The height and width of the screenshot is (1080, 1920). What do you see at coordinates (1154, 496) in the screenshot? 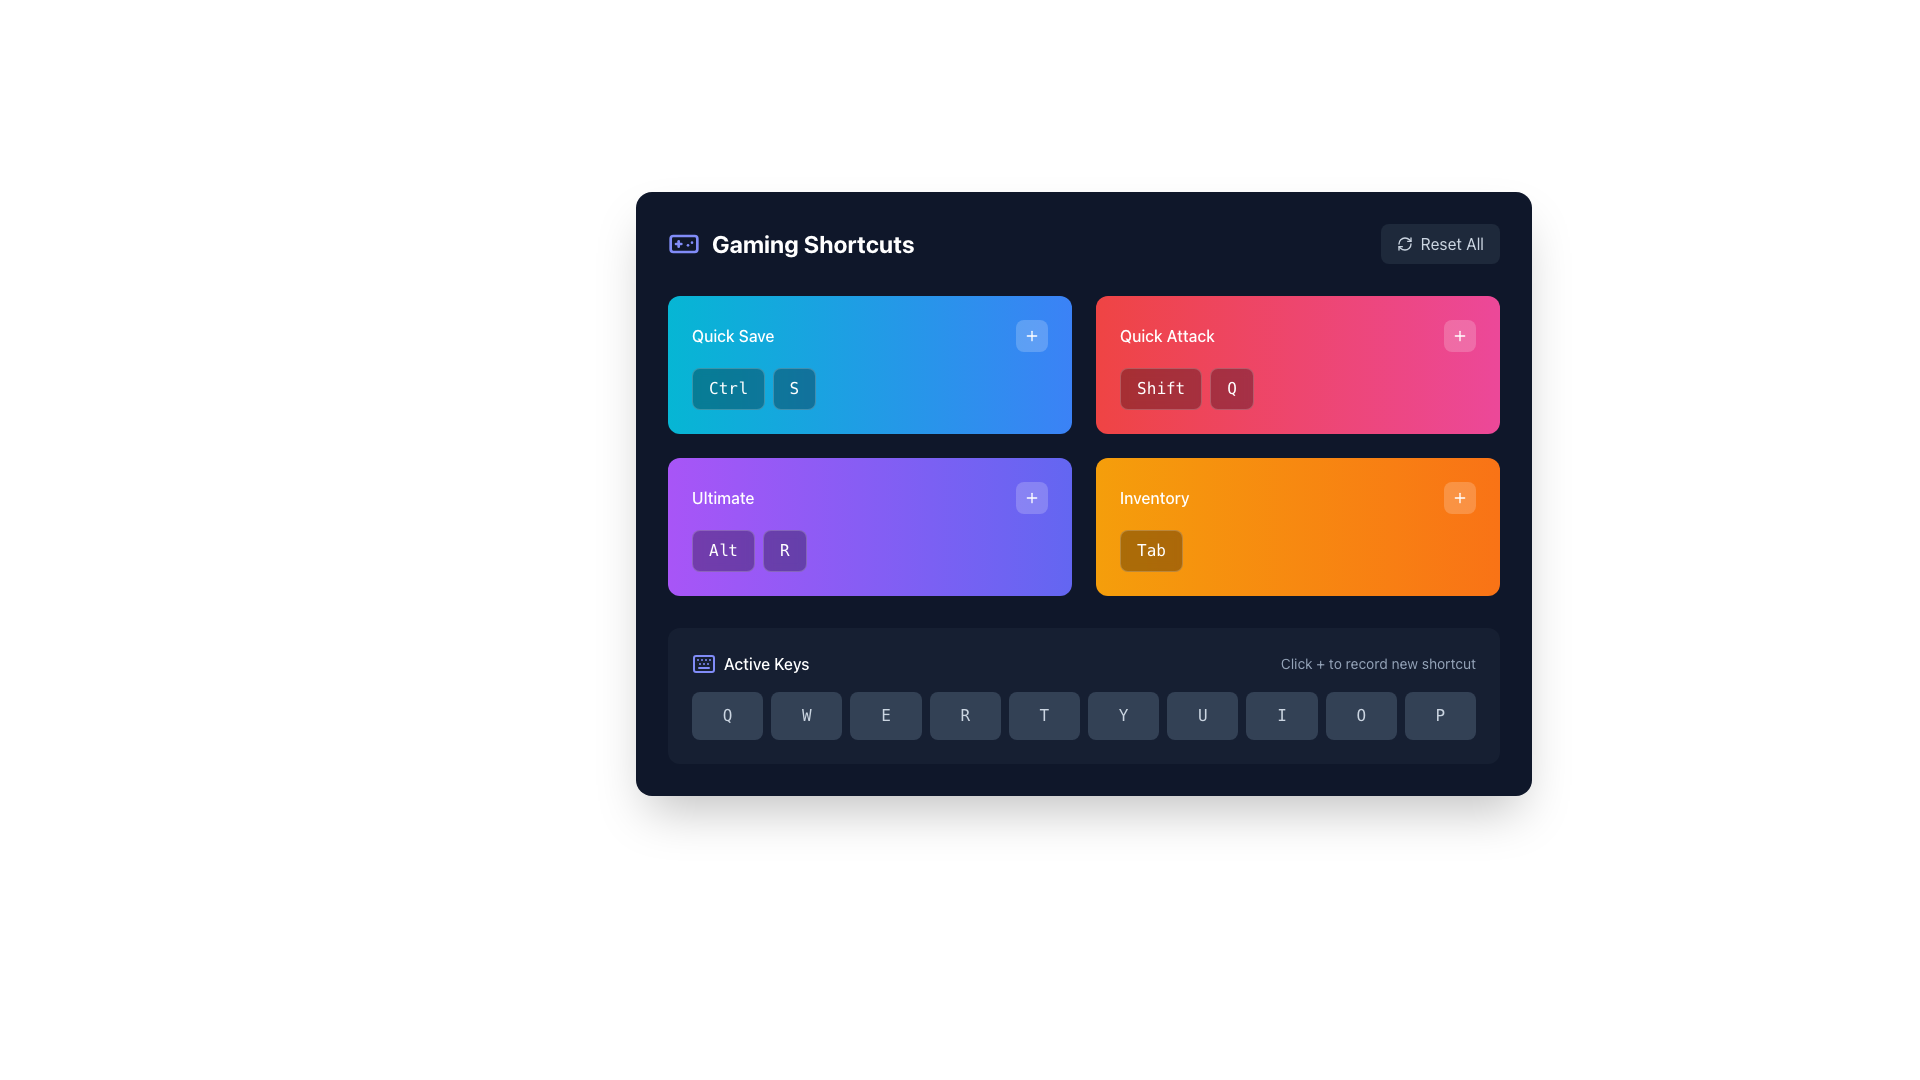
I see `the label indicating the function associated with the 'Tab' key and the '+' button for adding or configuring shortcuts, located in the bottom-right quadrant of the interface` at bounding box center [1154, 496].